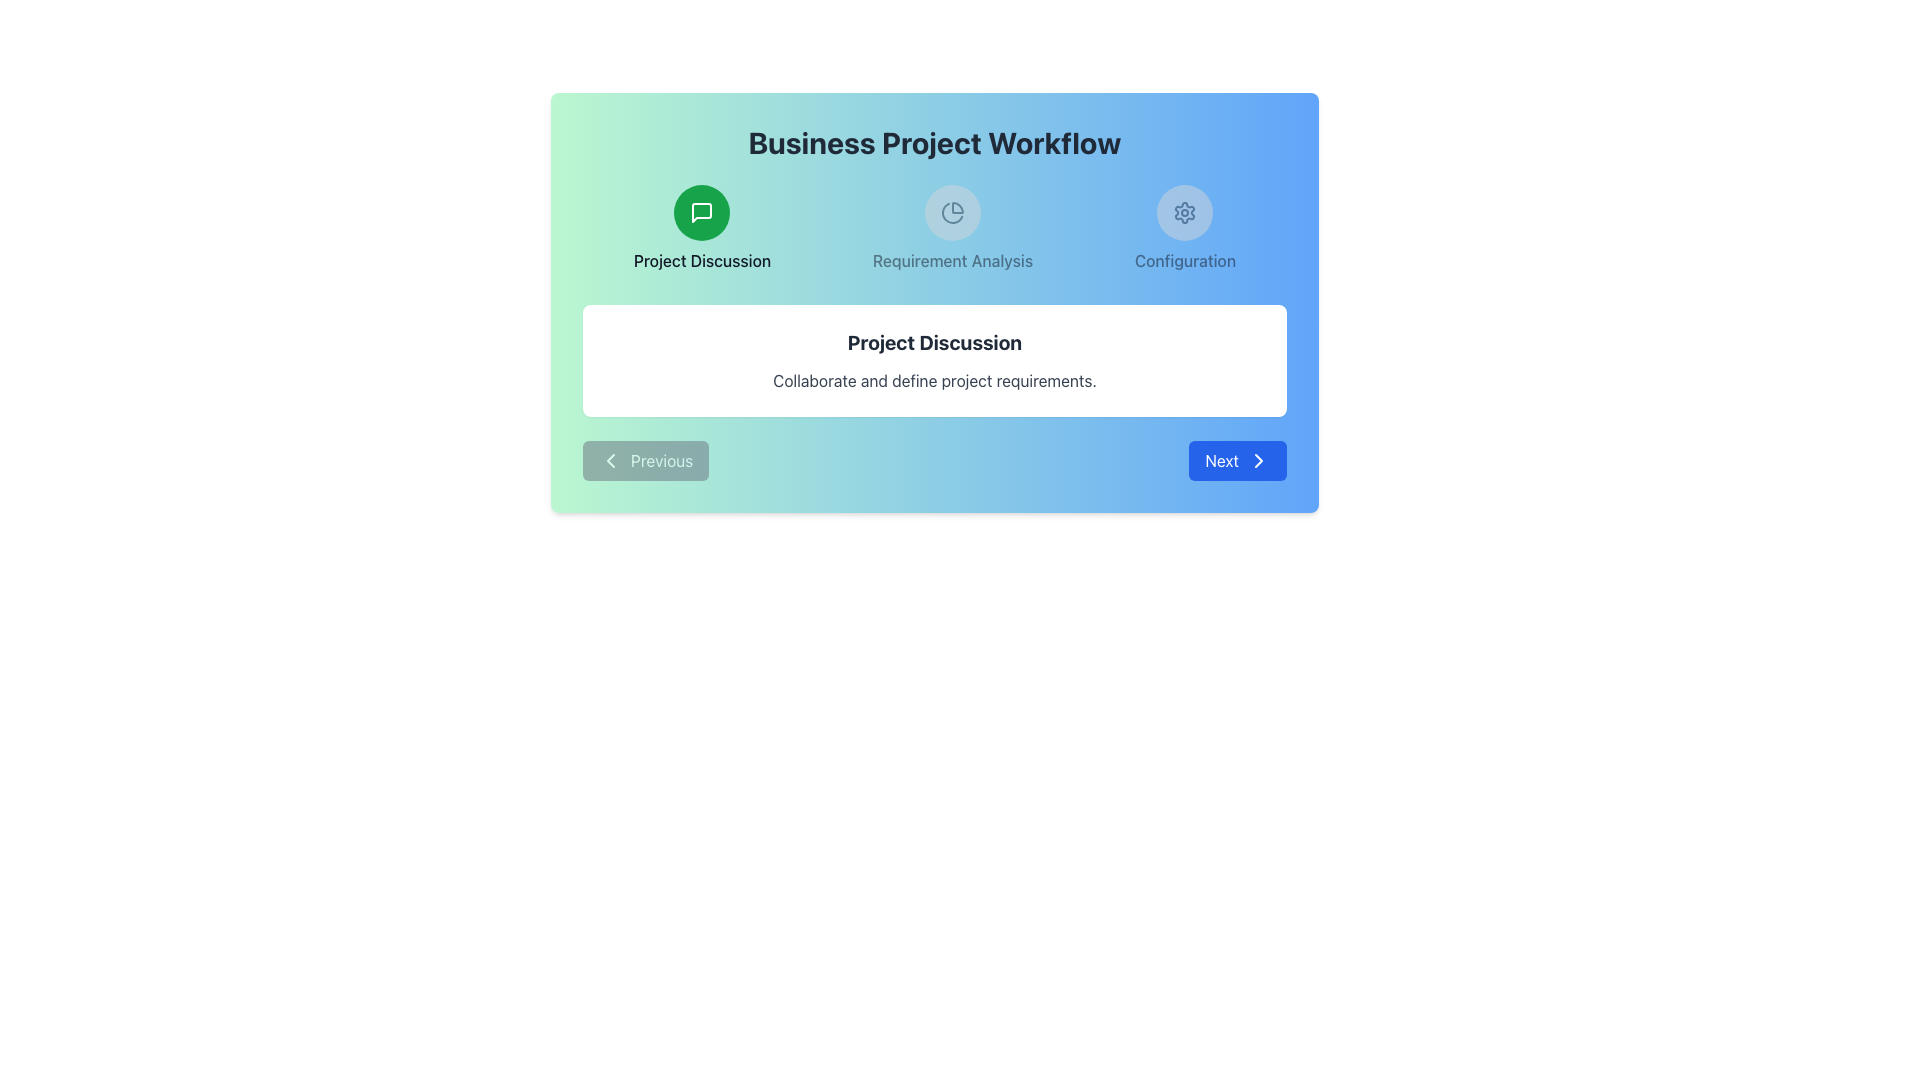 The height and width of the screenshot is (1080, 1920). I want to click on the 'Project Discussion' icon, which is an SVG icon within a button-like interface, so click(702, 212).